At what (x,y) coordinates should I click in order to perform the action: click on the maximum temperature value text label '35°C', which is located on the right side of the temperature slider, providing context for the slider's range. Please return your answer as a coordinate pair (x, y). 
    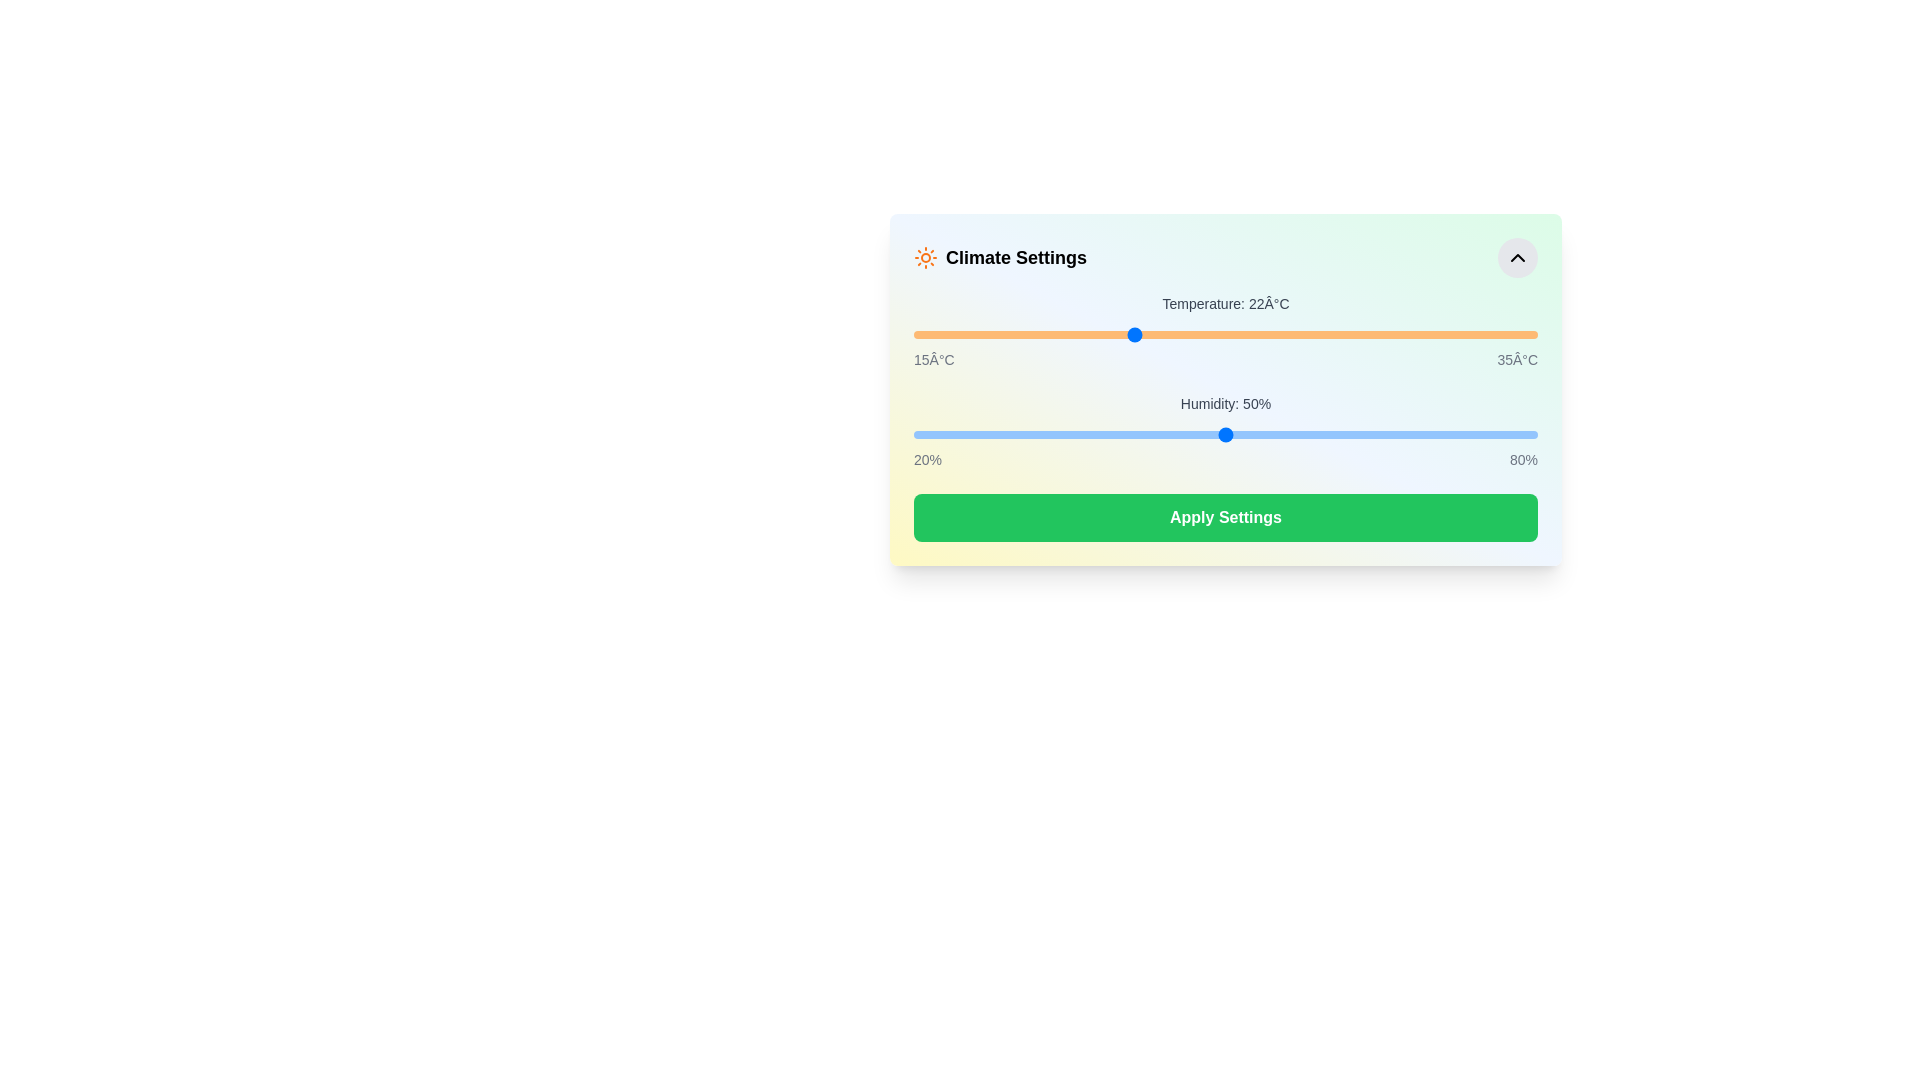
    Looking at the image, I should click on (1517, 358).